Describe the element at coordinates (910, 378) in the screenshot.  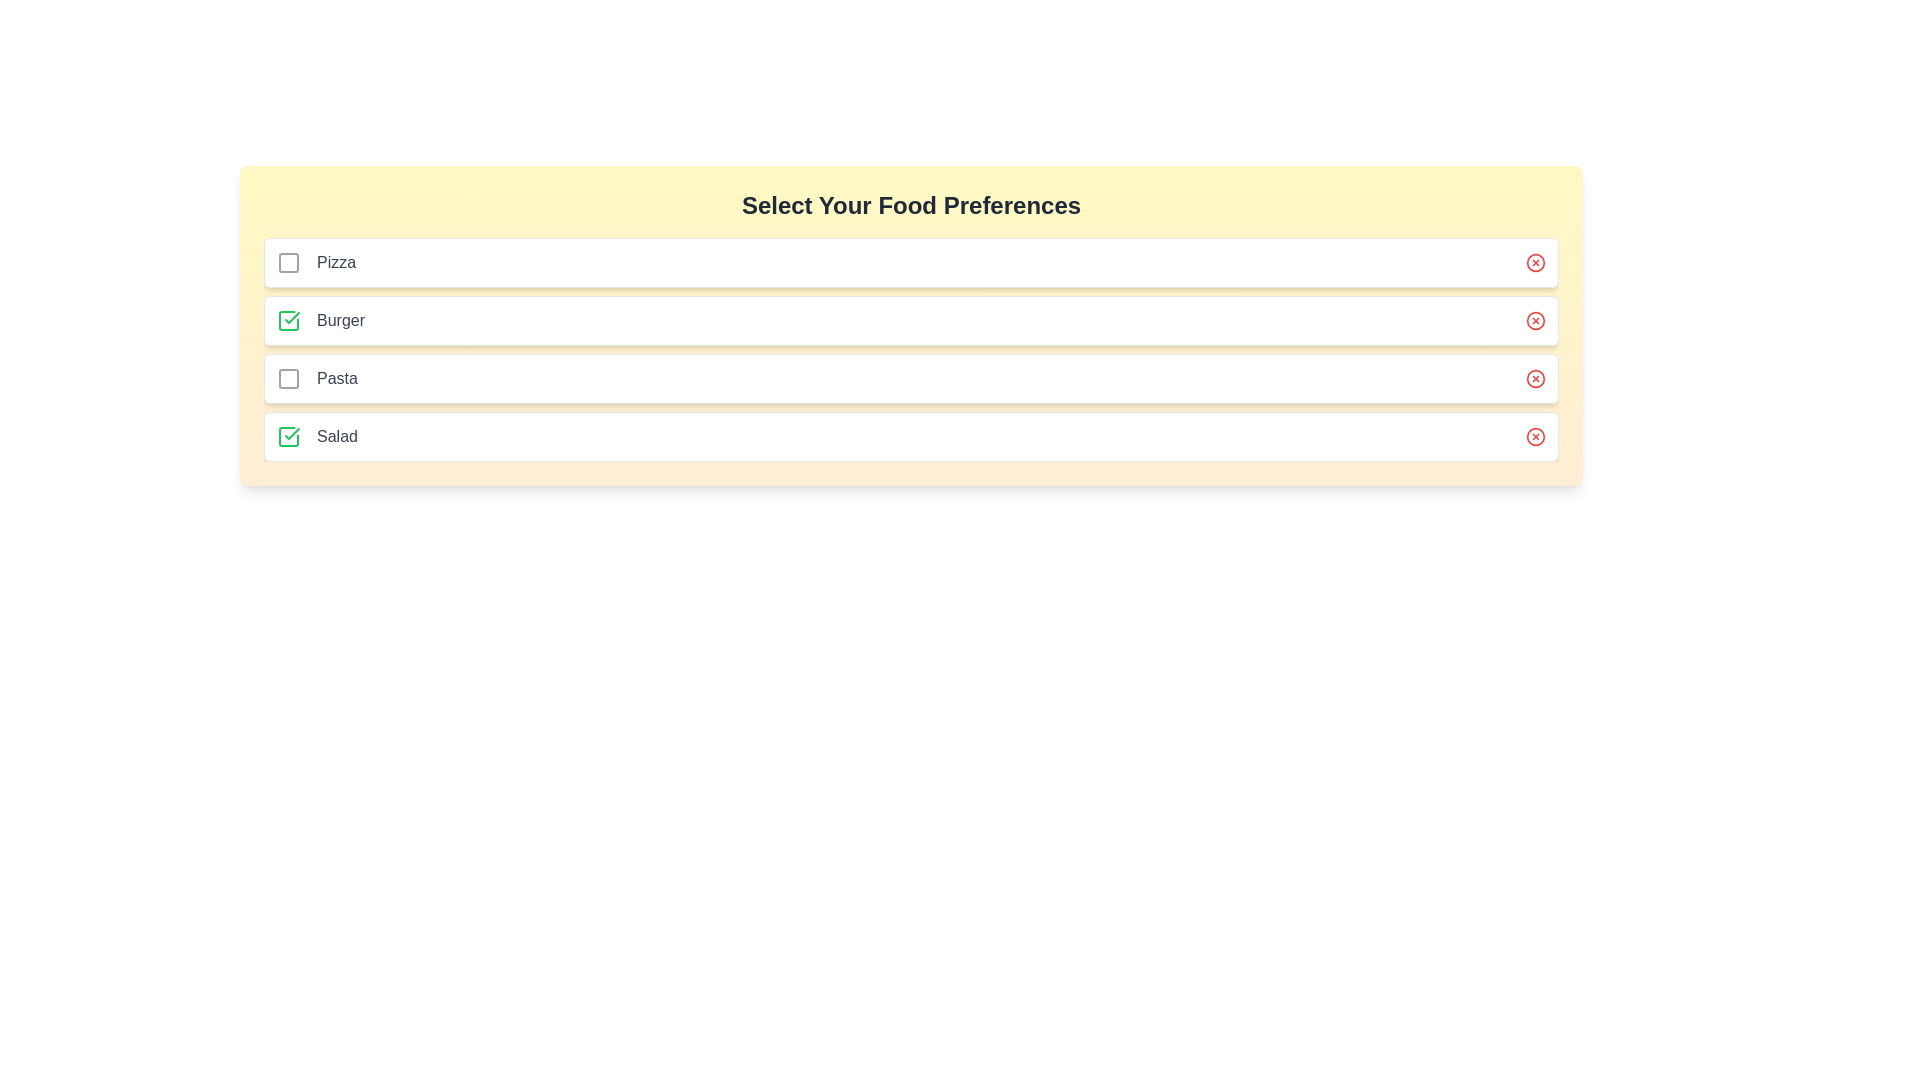
I see `the 'Pasta' food preference list item with checkbox` at that location.